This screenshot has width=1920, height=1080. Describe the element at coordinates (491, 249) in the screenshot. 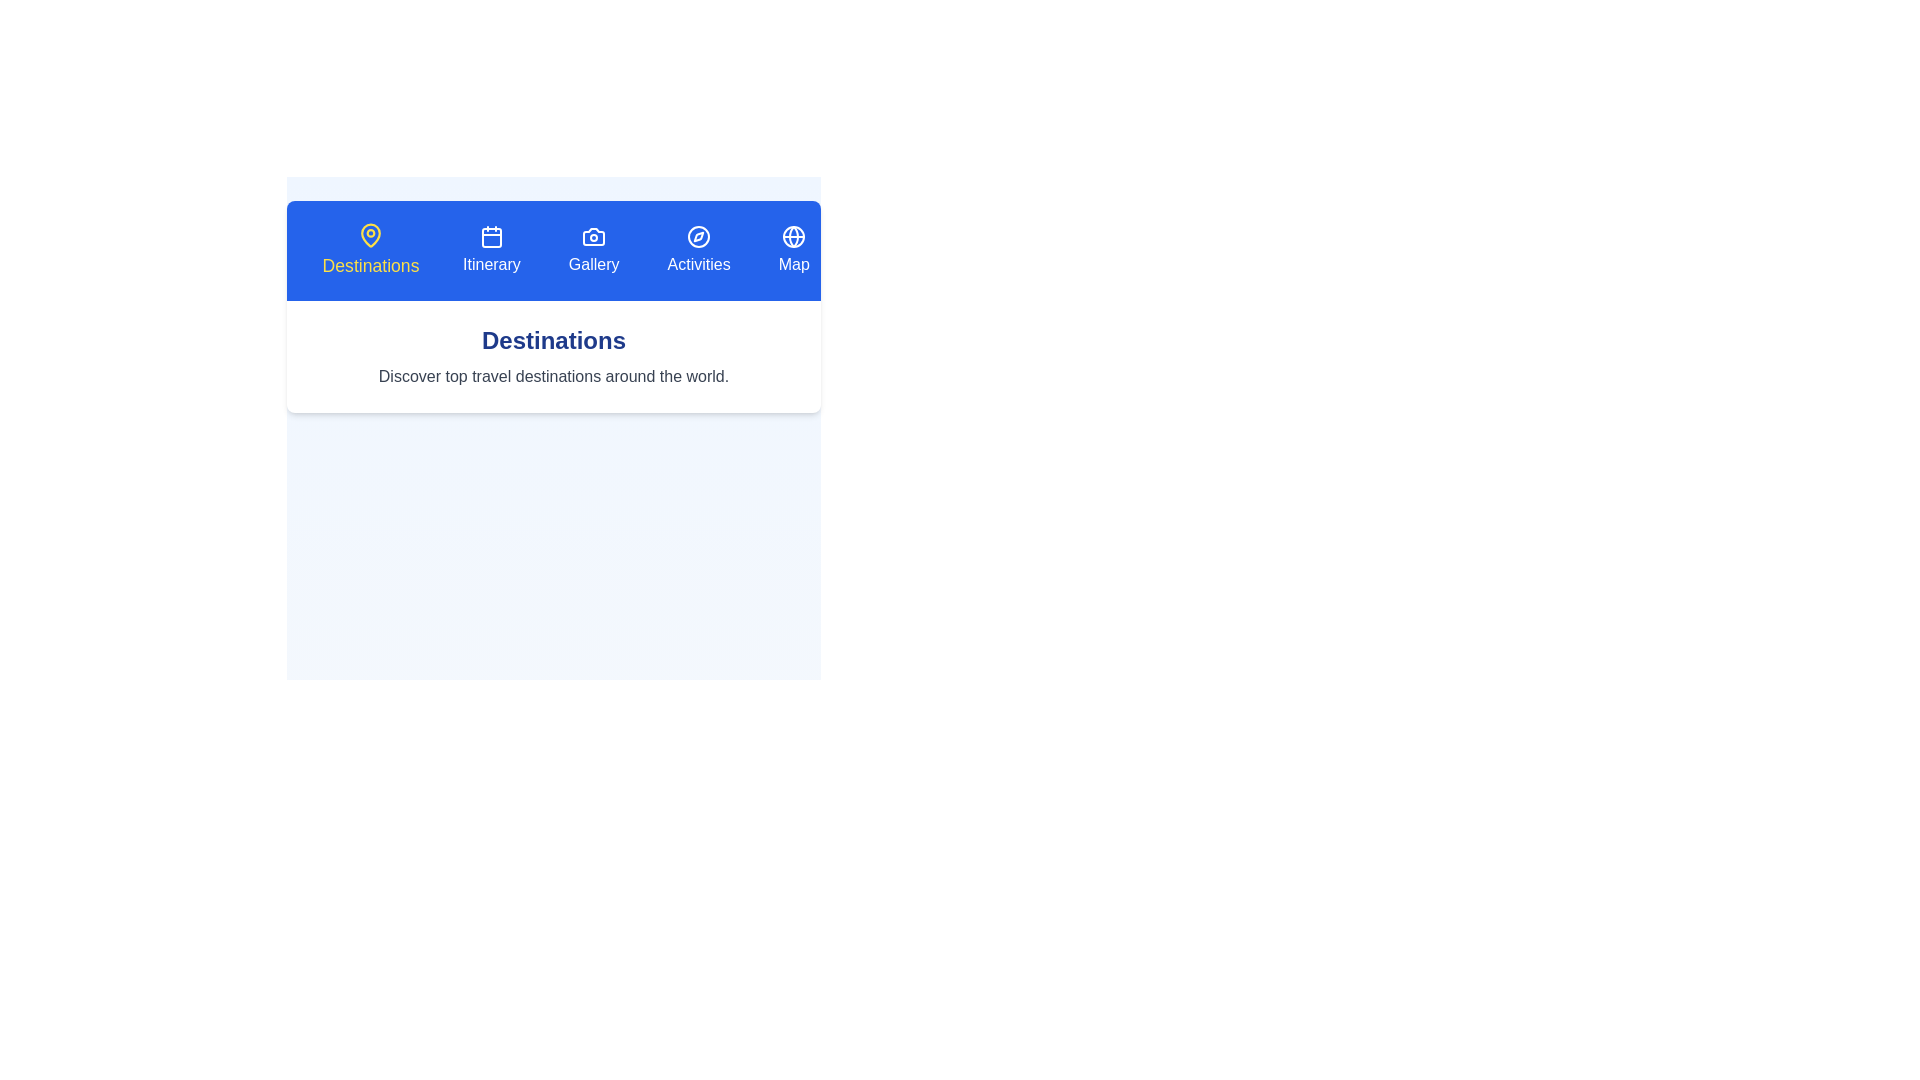

I see `the navigation button labeled 'Itinerary', which is the second option in the blue navigation bar` at that location.